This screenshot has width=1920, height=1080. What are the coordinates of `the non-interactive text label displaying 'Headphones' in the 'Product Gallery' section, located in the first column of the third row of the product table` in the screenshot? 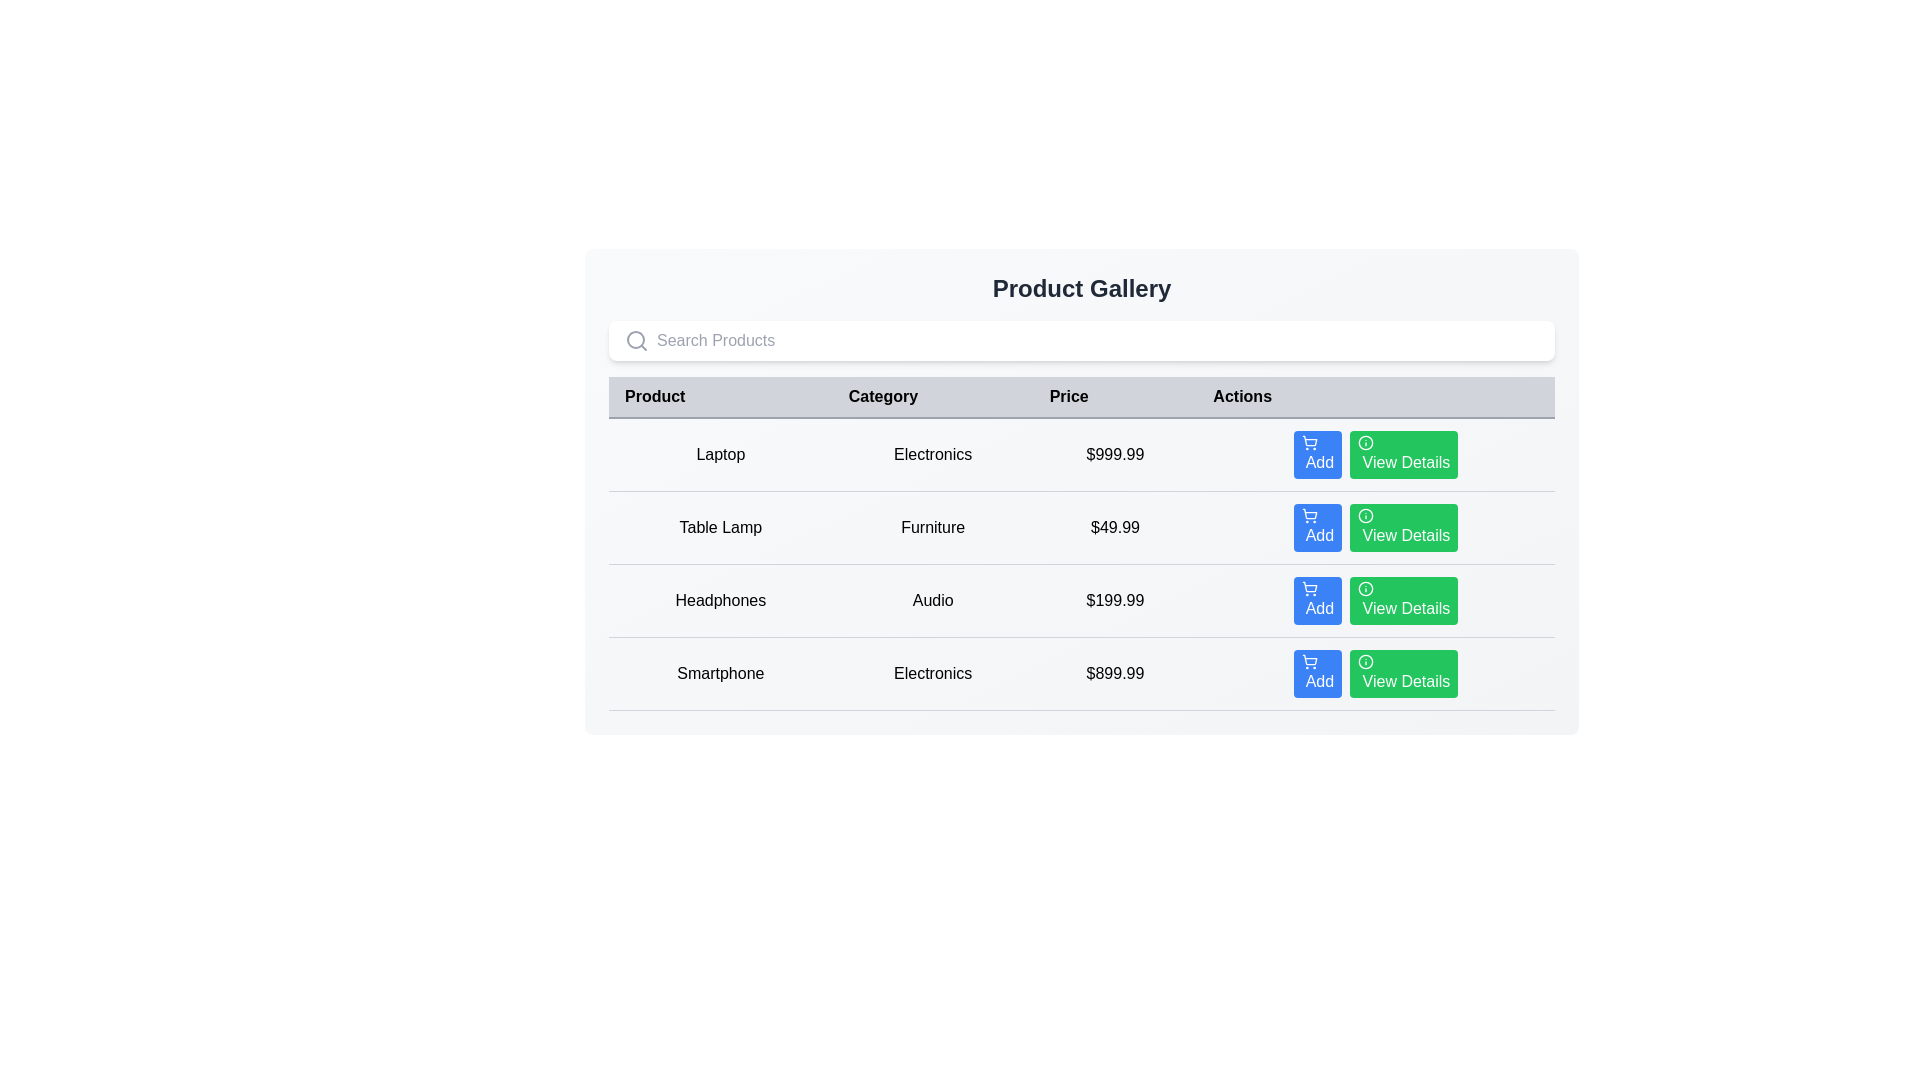 It's located at (720, 600).